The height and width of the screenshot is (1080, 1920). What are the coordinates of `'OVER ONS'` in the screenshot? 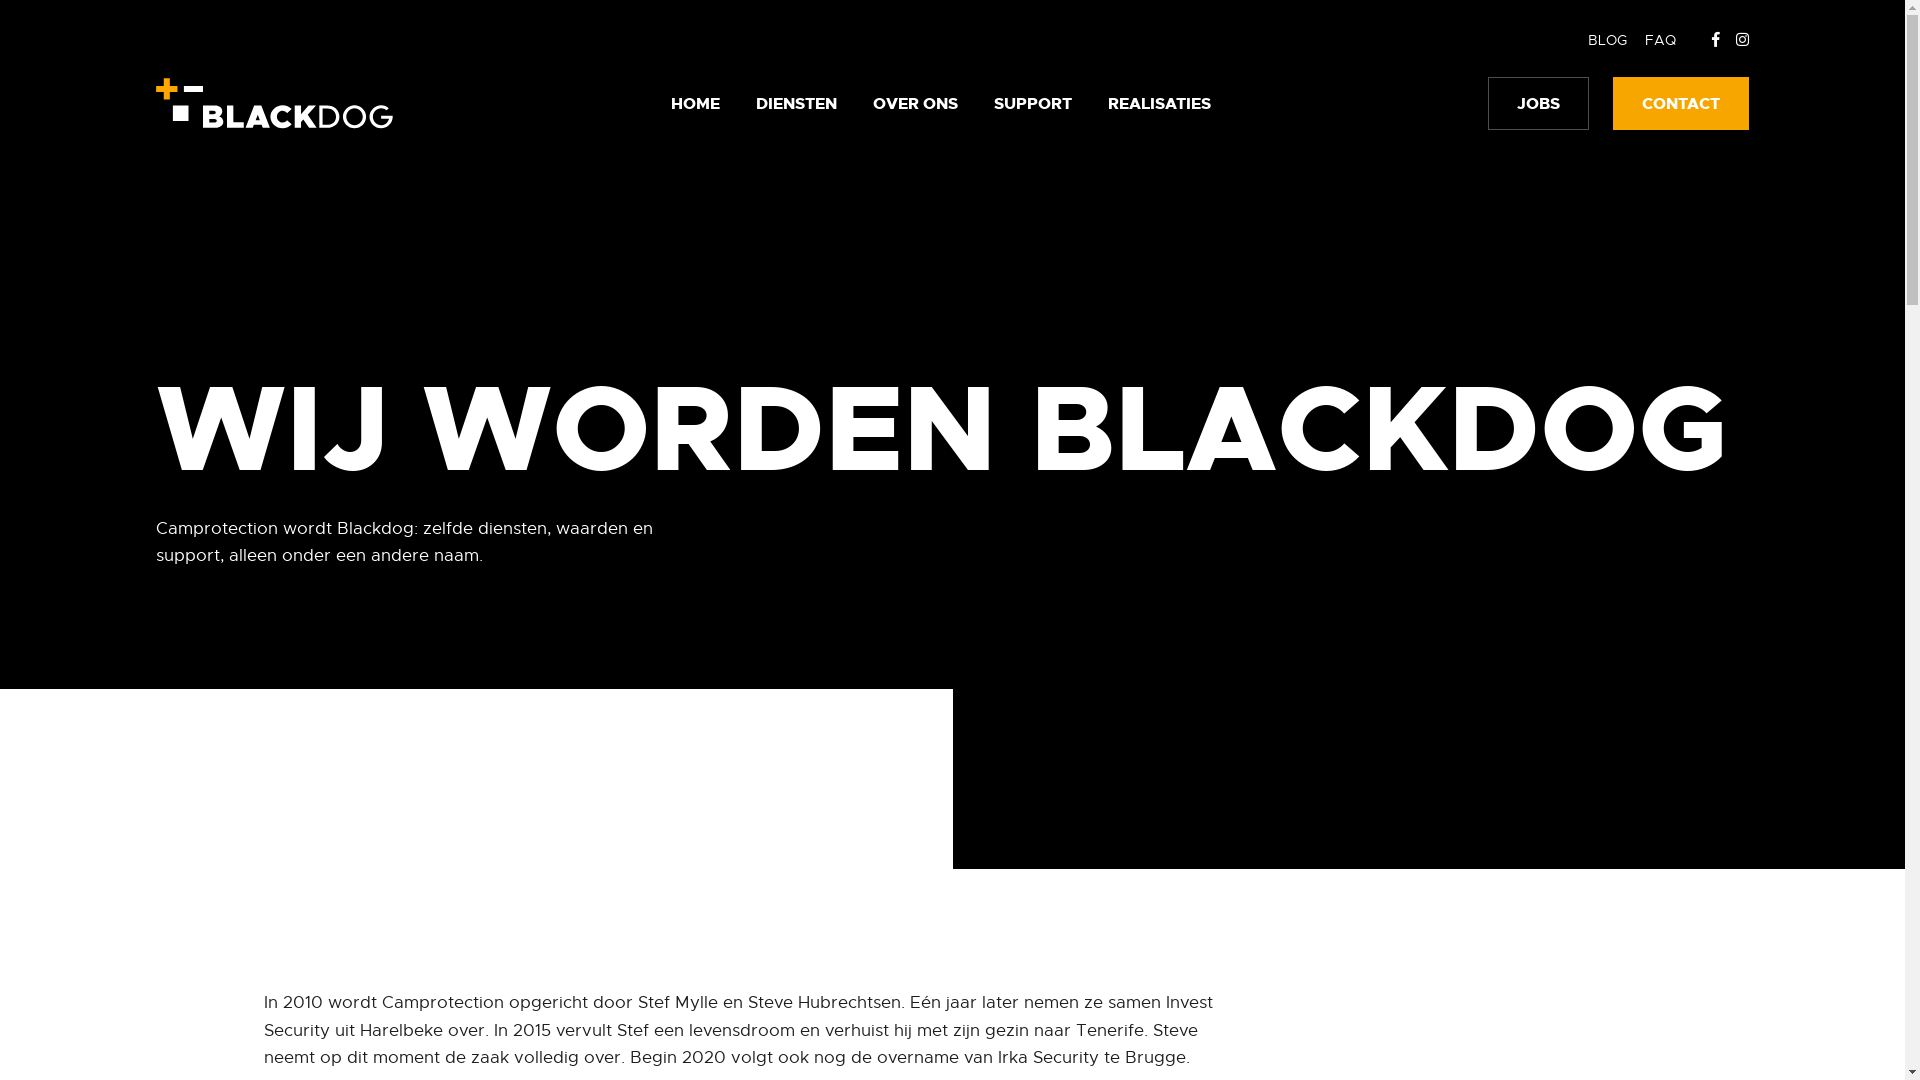 It's located at (913, 103).